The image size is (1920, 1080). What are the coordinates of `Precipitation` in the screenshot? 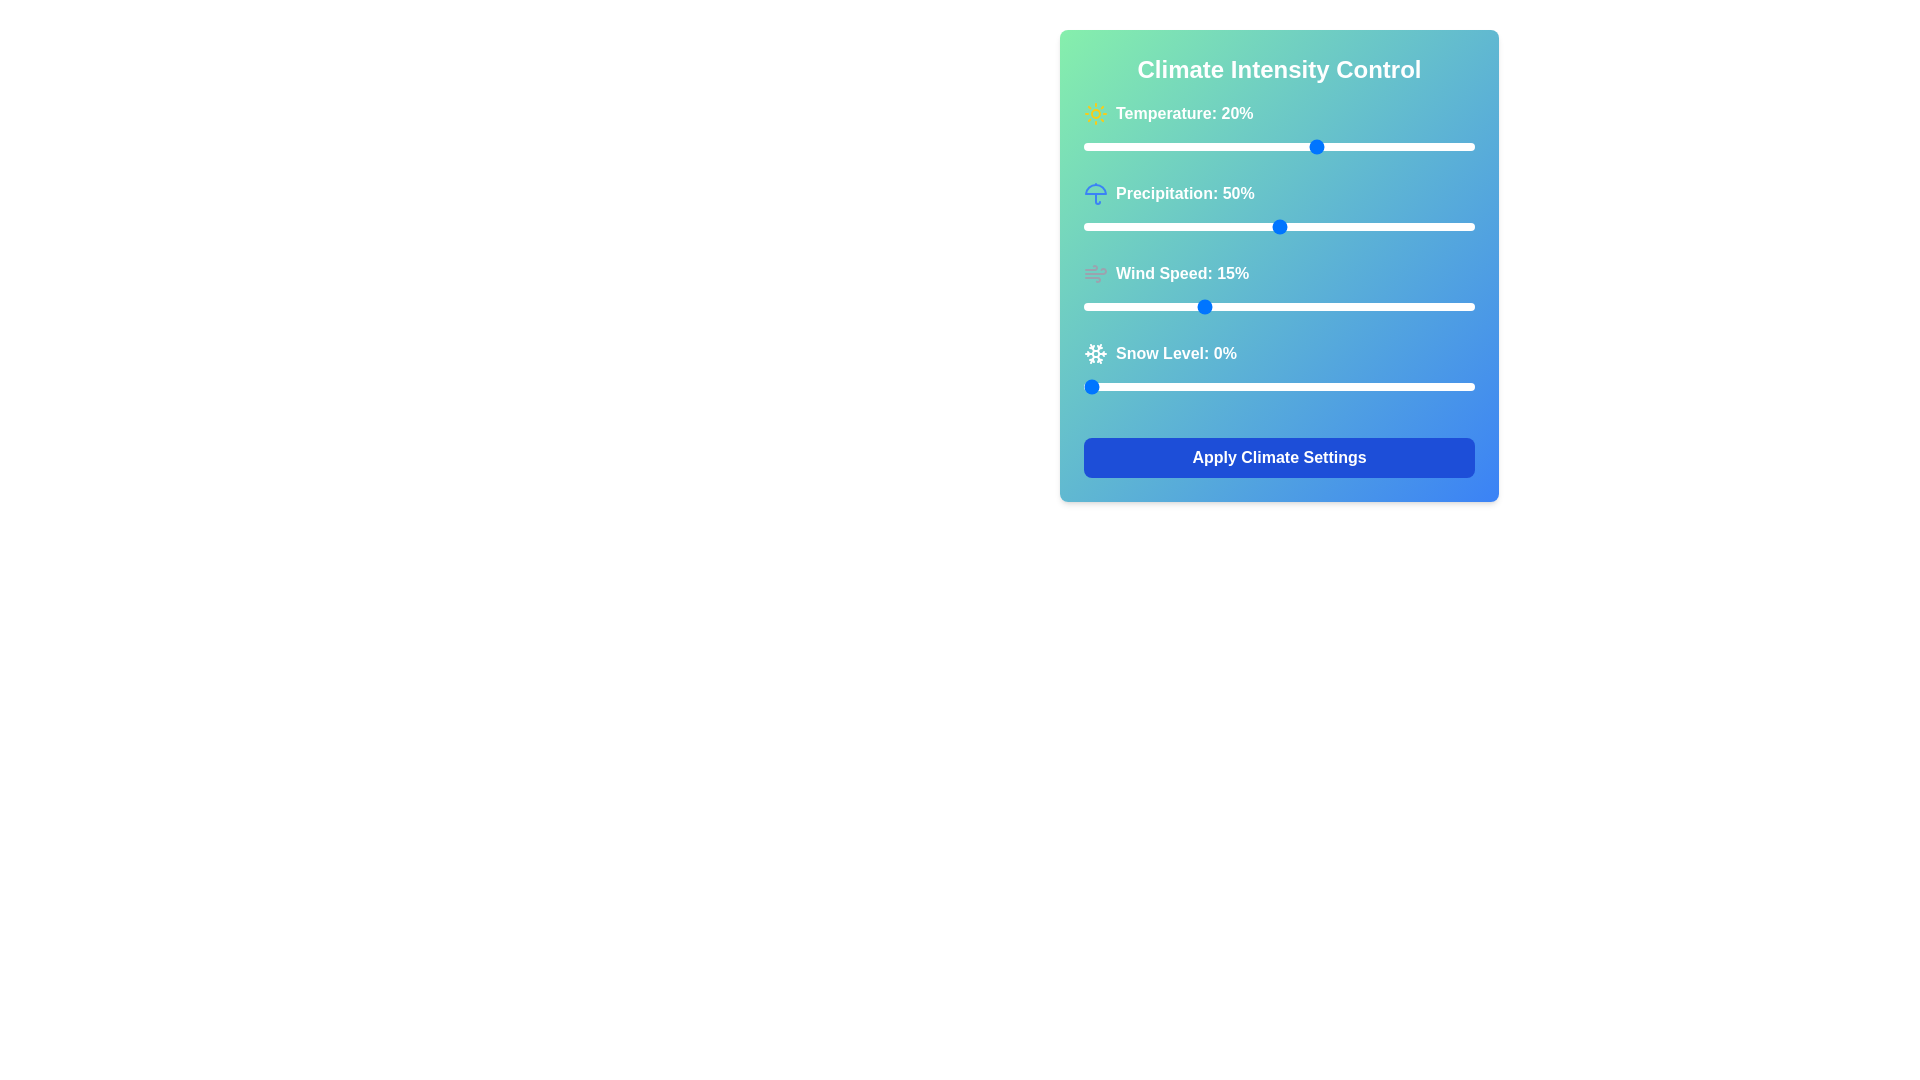 It's located at (1407, 226).